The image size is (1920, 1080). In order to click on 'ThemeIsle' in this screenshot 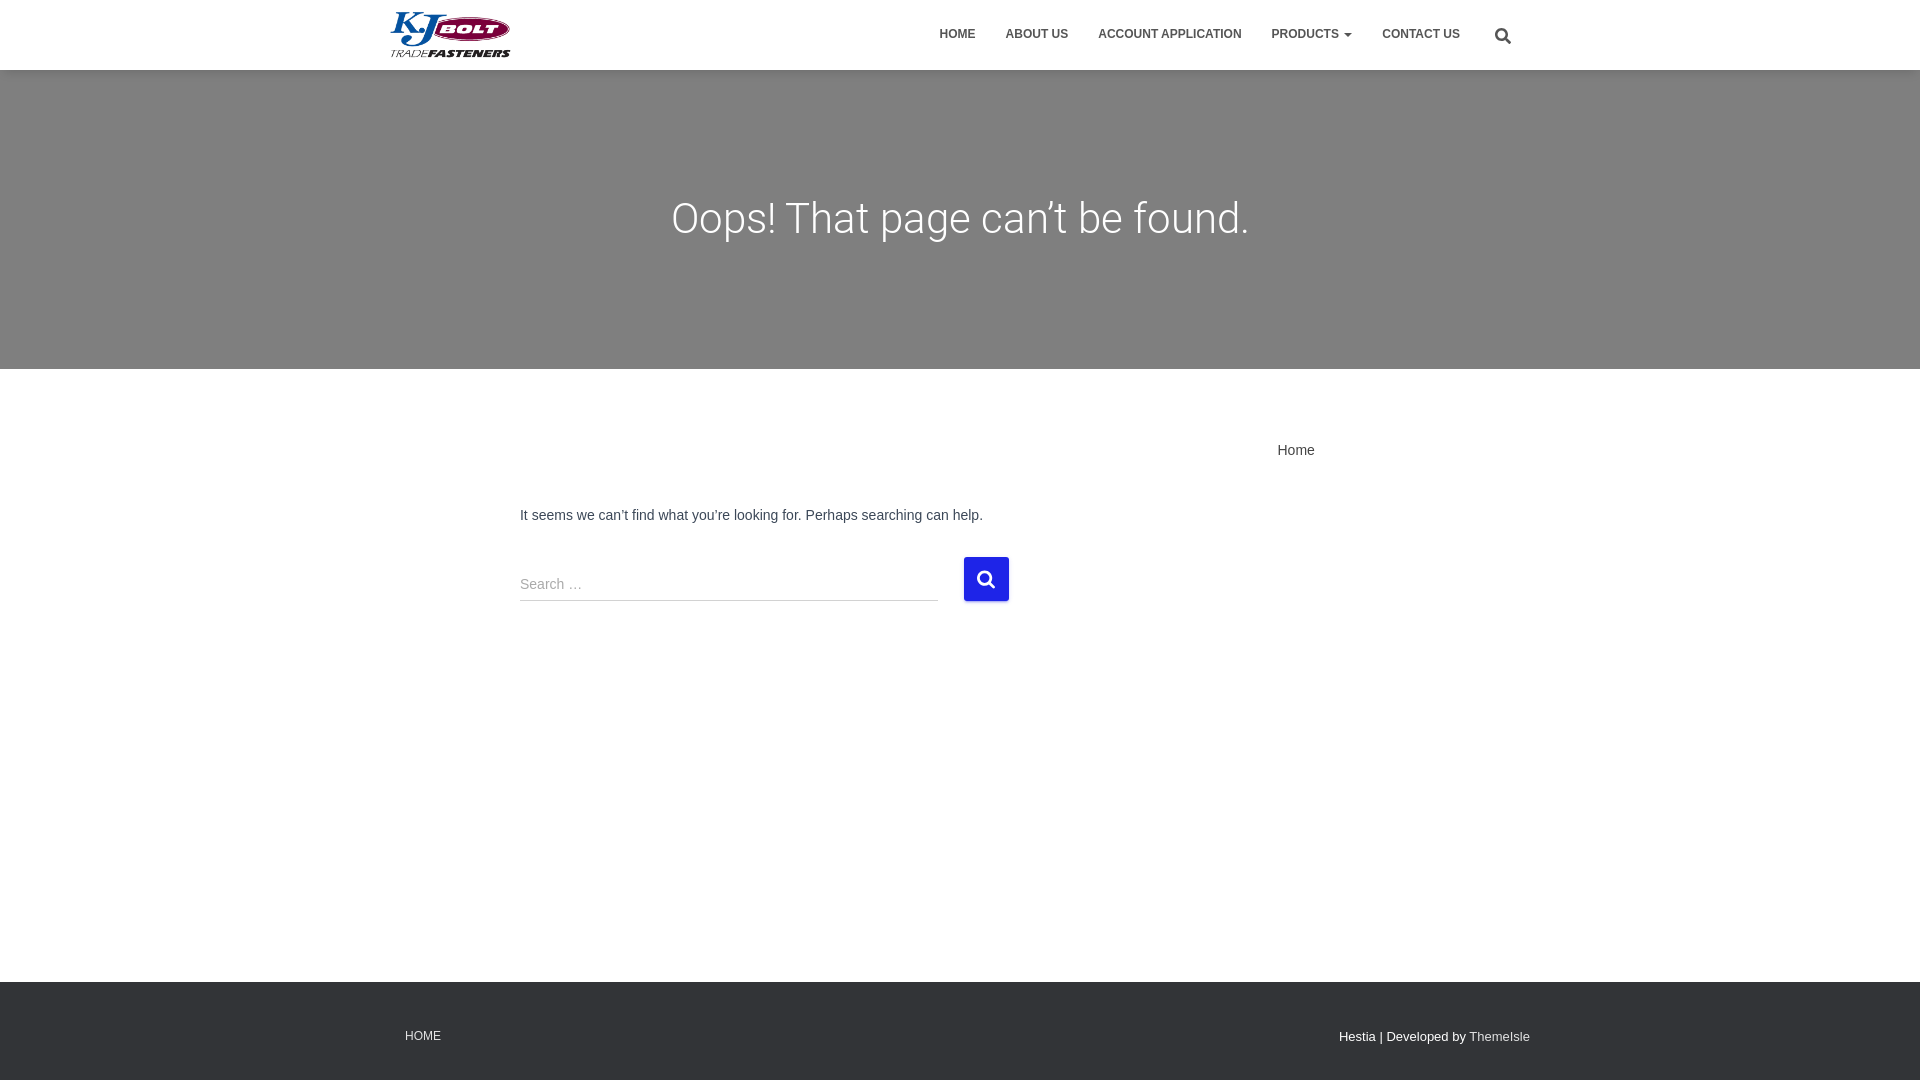, I will do `click(1499, 1035)`.